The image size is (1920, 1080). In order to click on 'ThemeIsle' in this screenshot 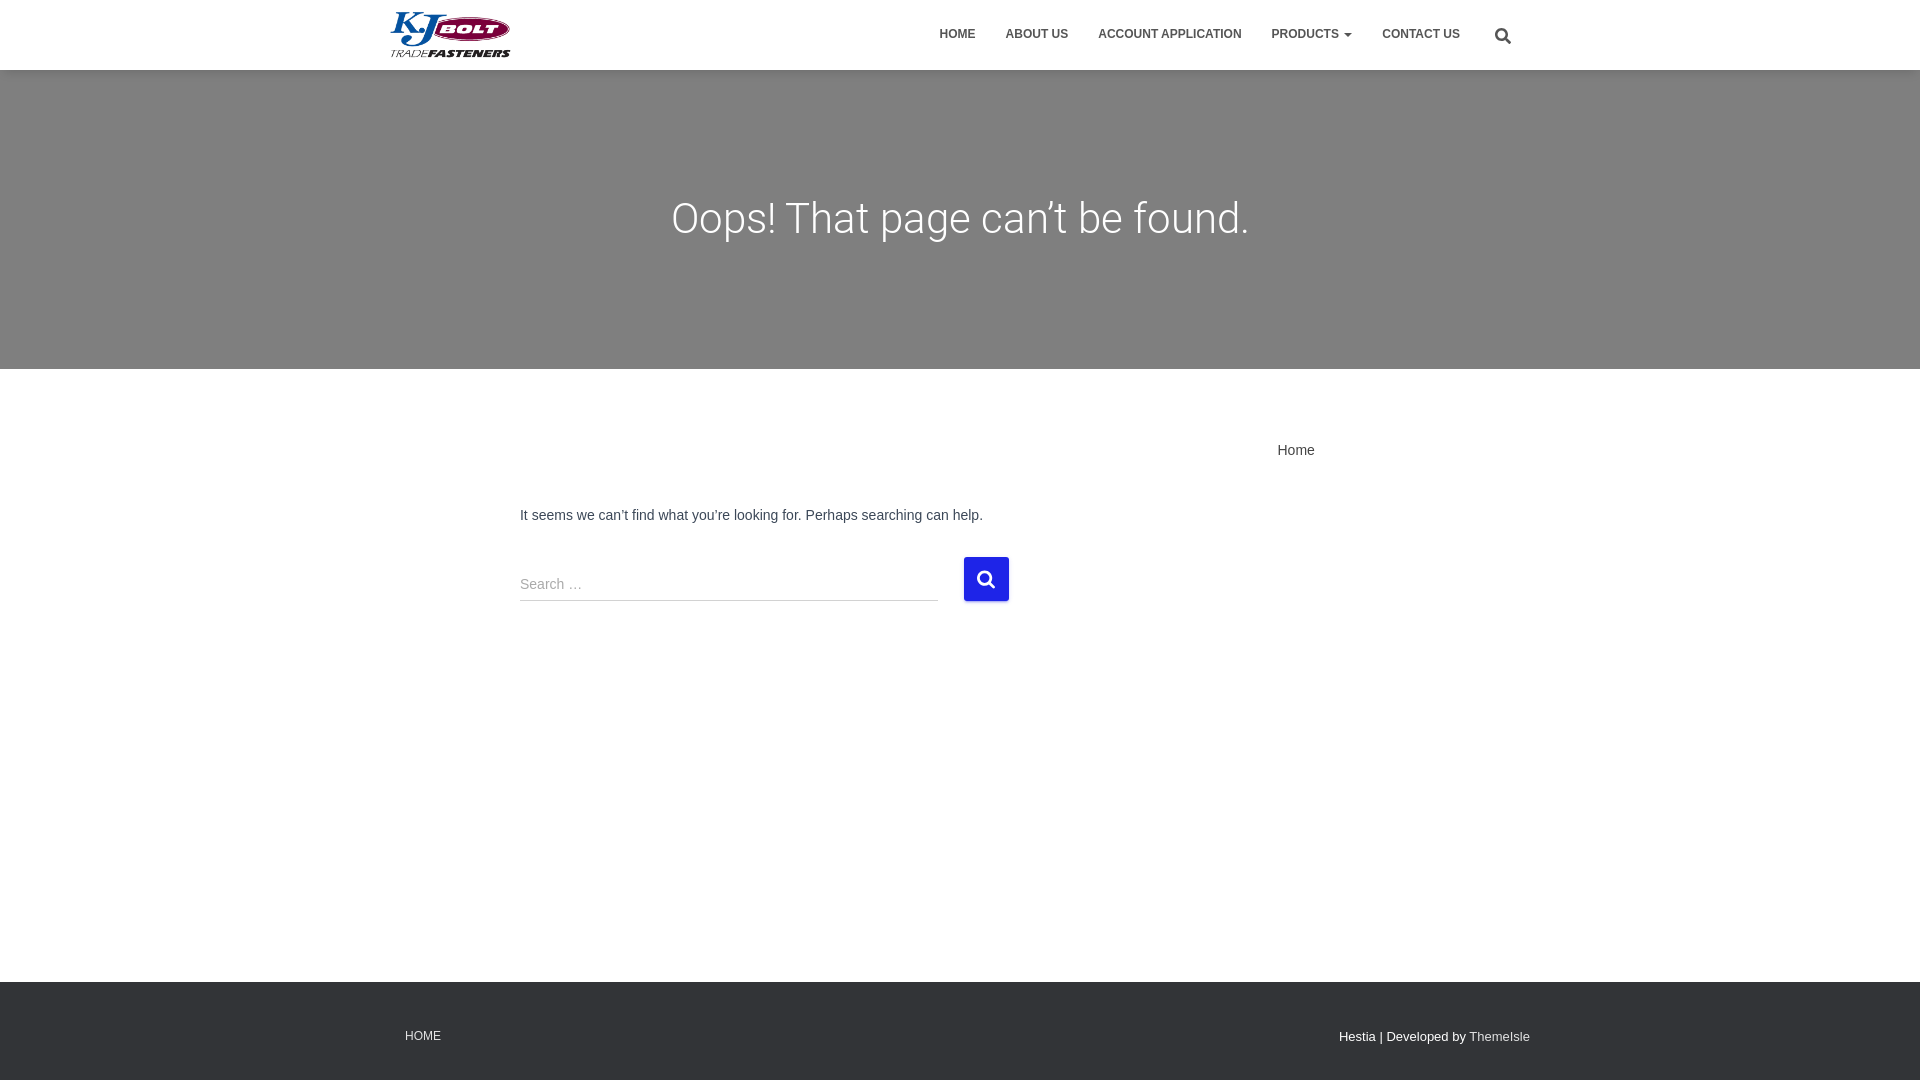, I will do `click(1499, 1035)`.